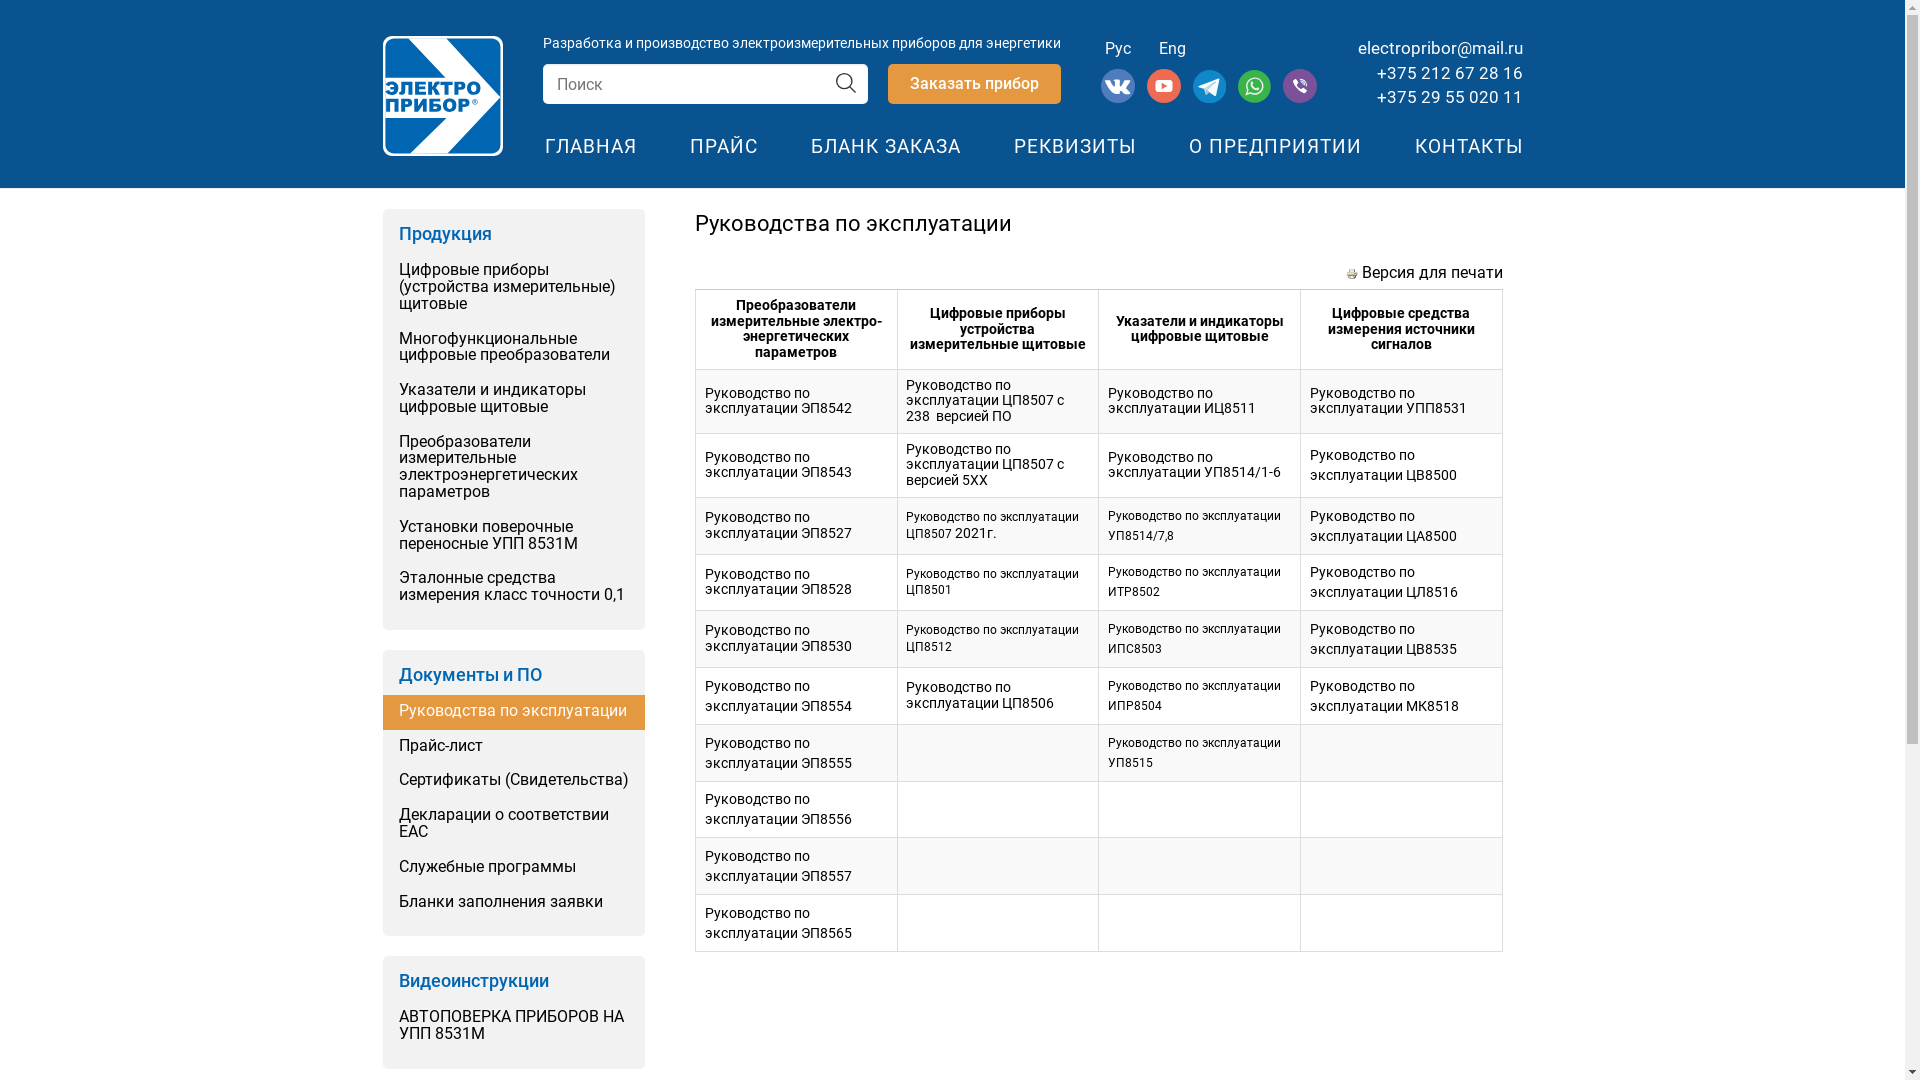  I want to click on 'Viber', so click(1300, 97).